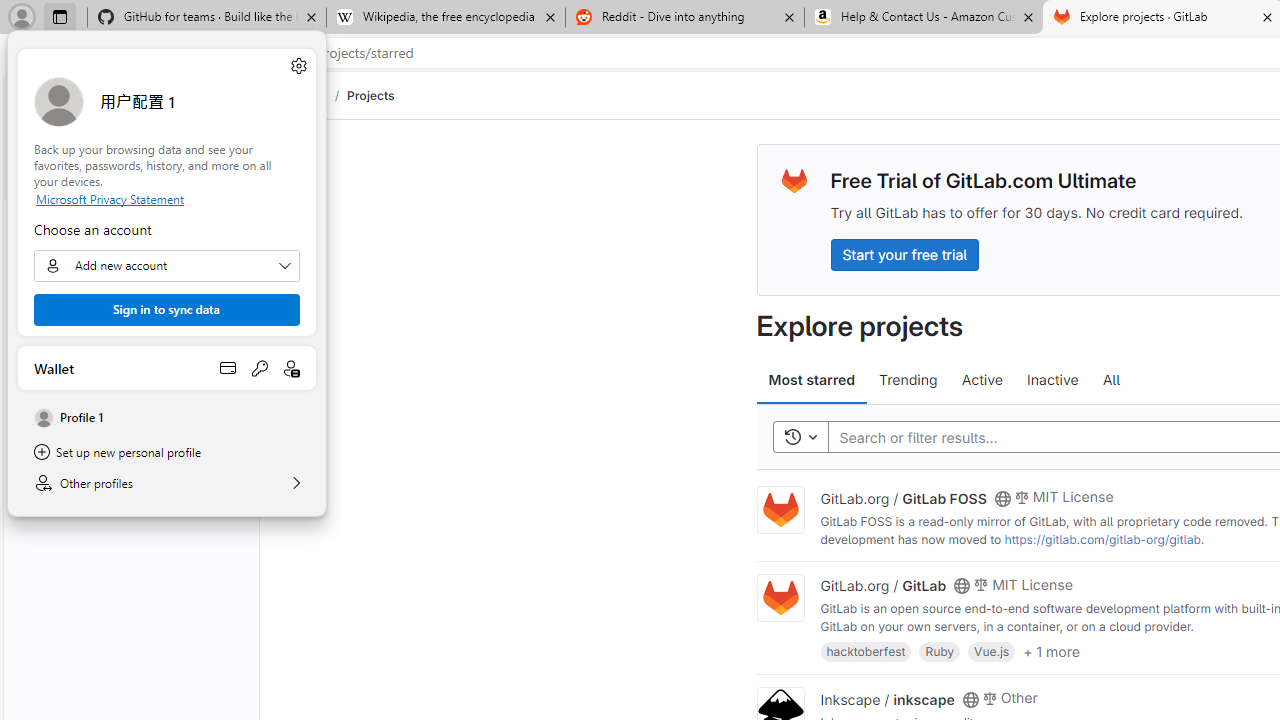 The height and width of the screenshot is (720, 1280). Describe the element at coordinates (800, 436) in the screenshot. I see `'Toggle history'` at that location.